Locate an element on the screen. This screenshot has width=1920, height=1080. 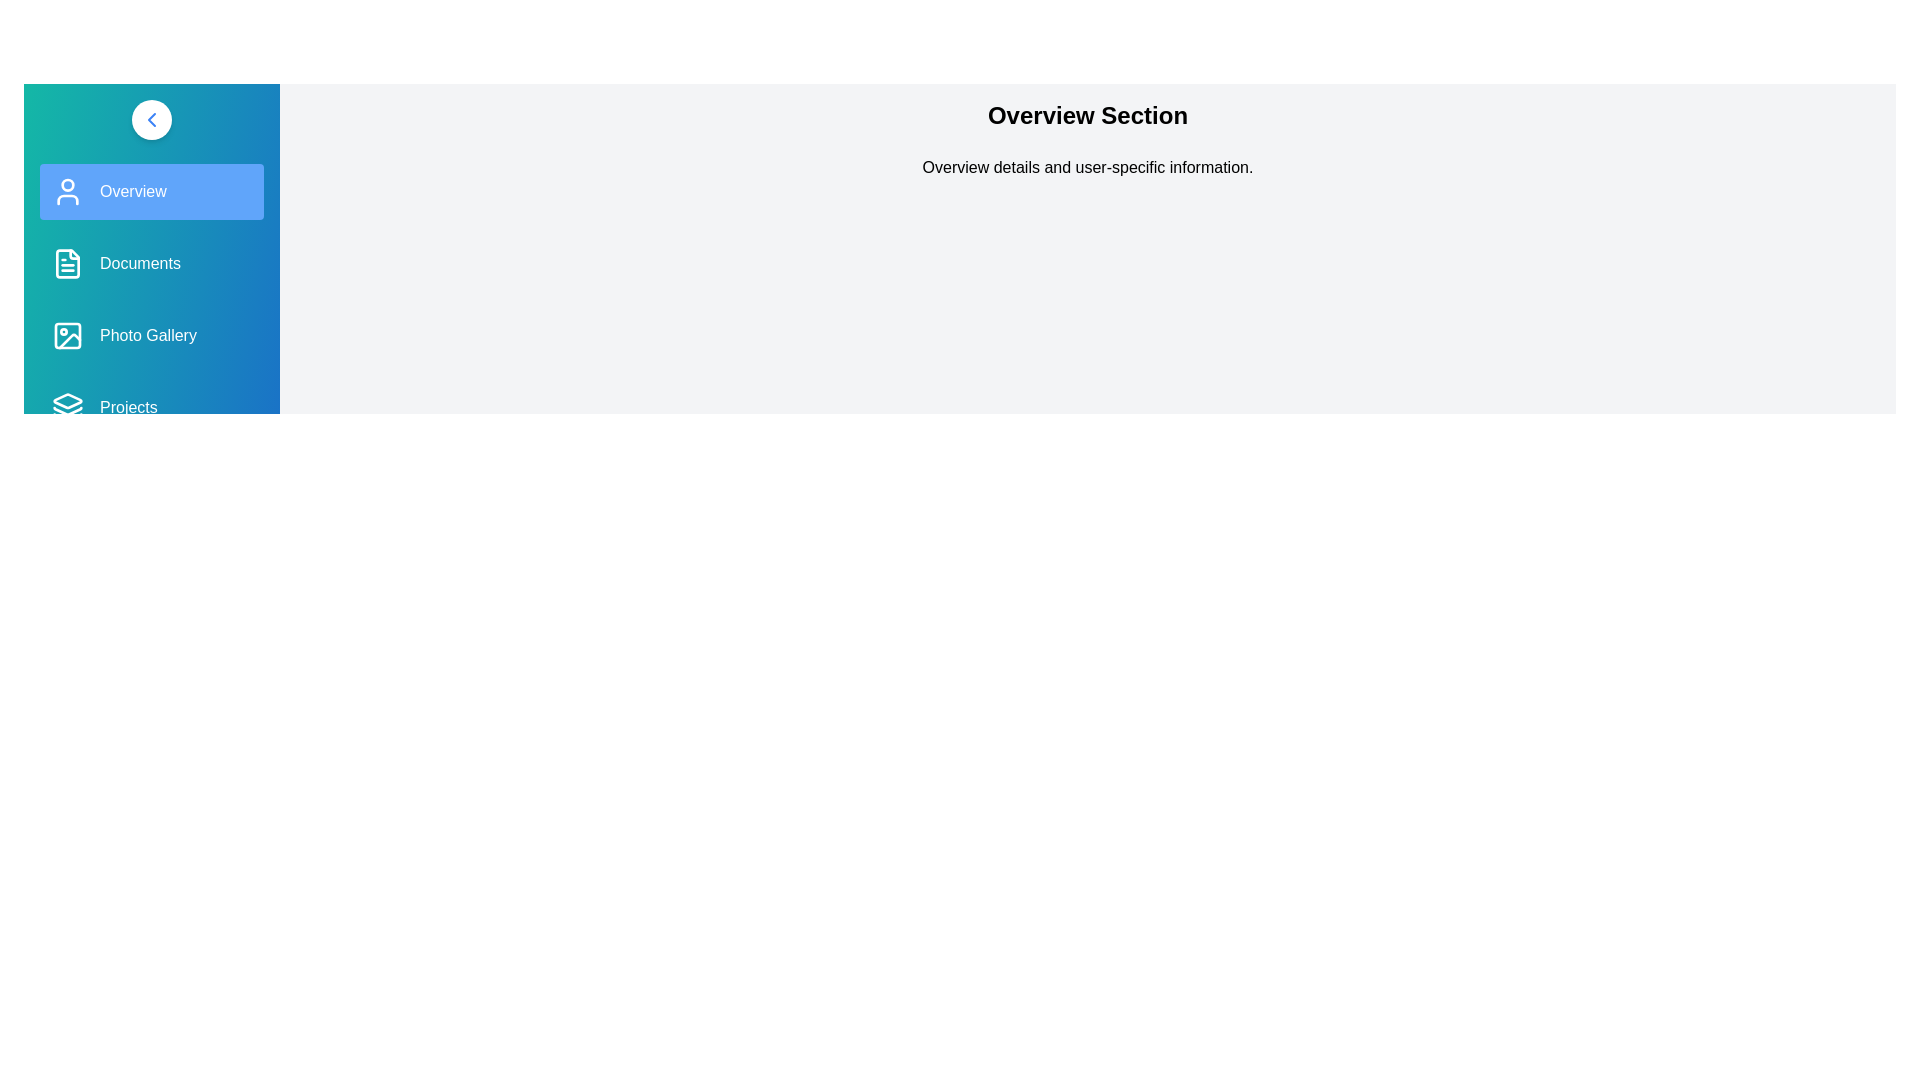
the navigation item Photo Gallery from the list is located at coordinates (151, 334).